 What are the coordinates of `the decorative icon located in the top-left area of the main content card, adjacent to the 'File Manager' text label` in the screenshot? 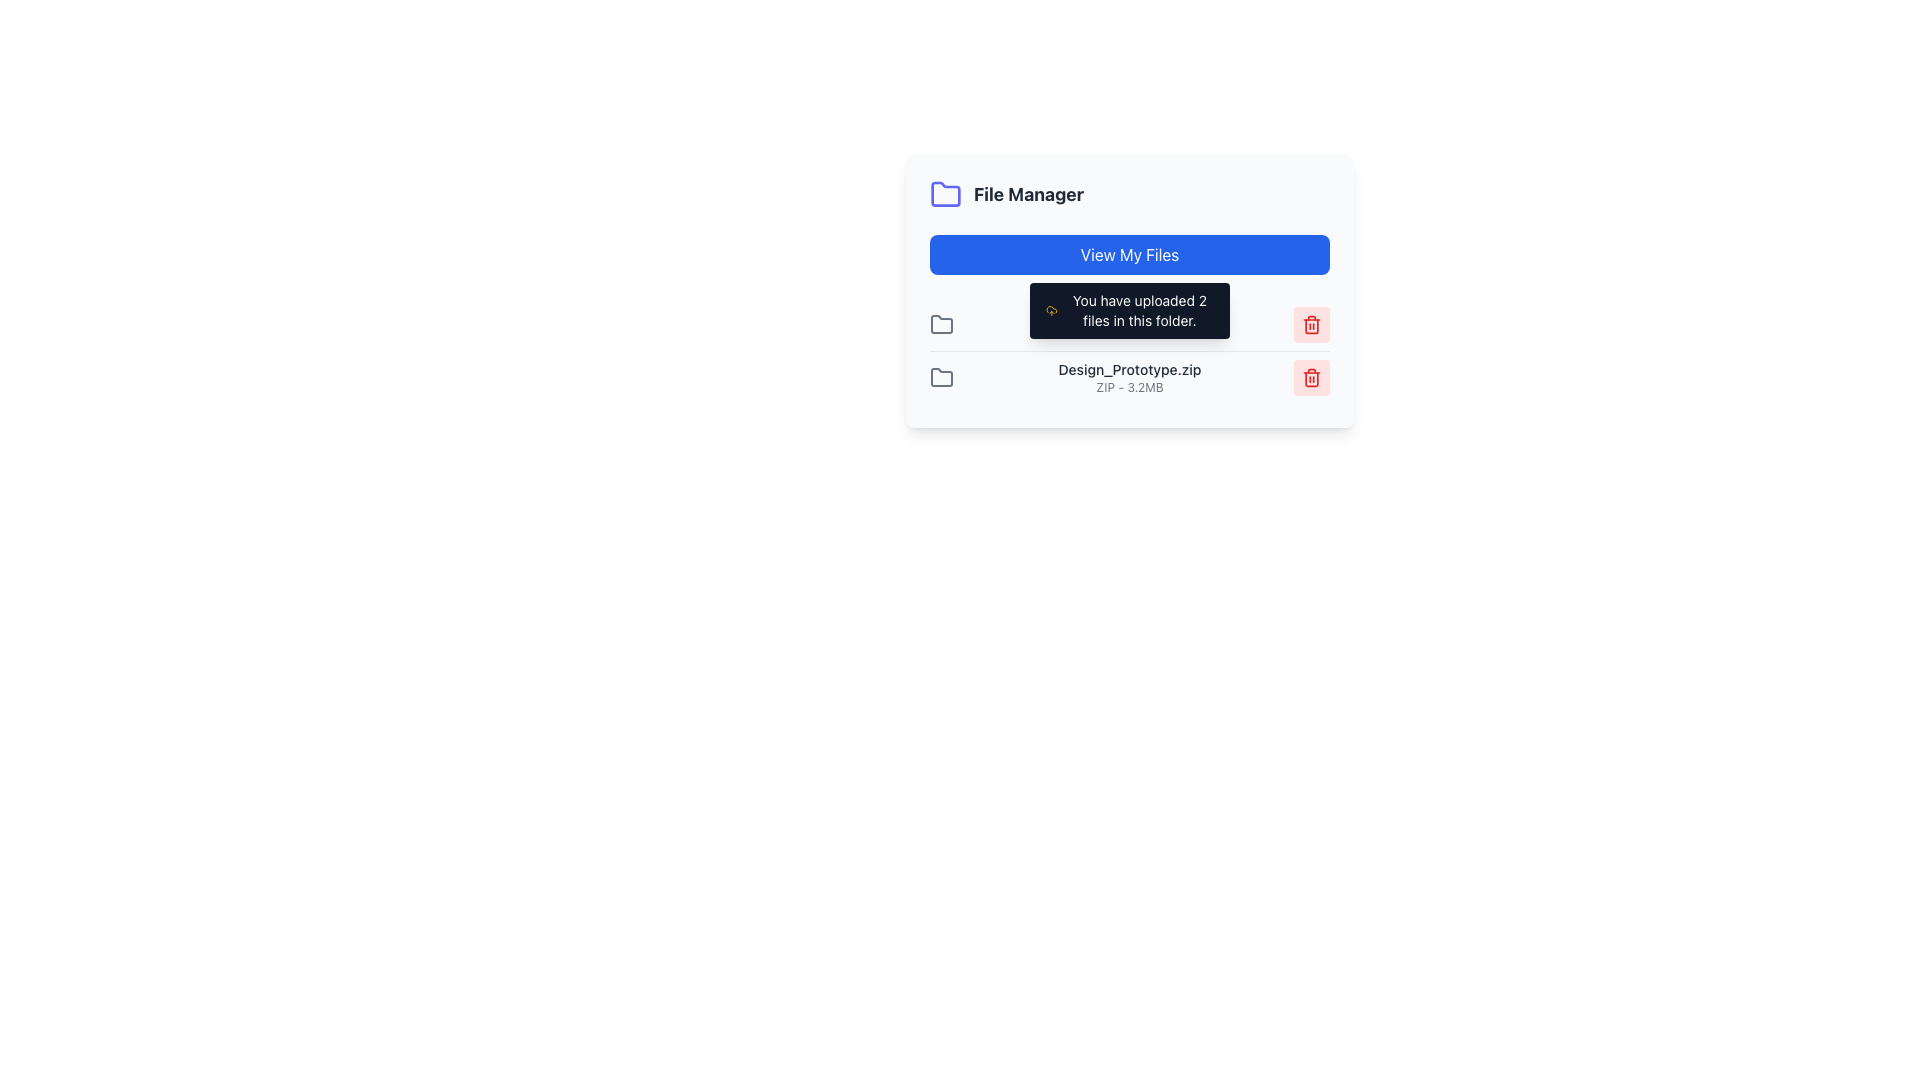 It's located at (944, 193).